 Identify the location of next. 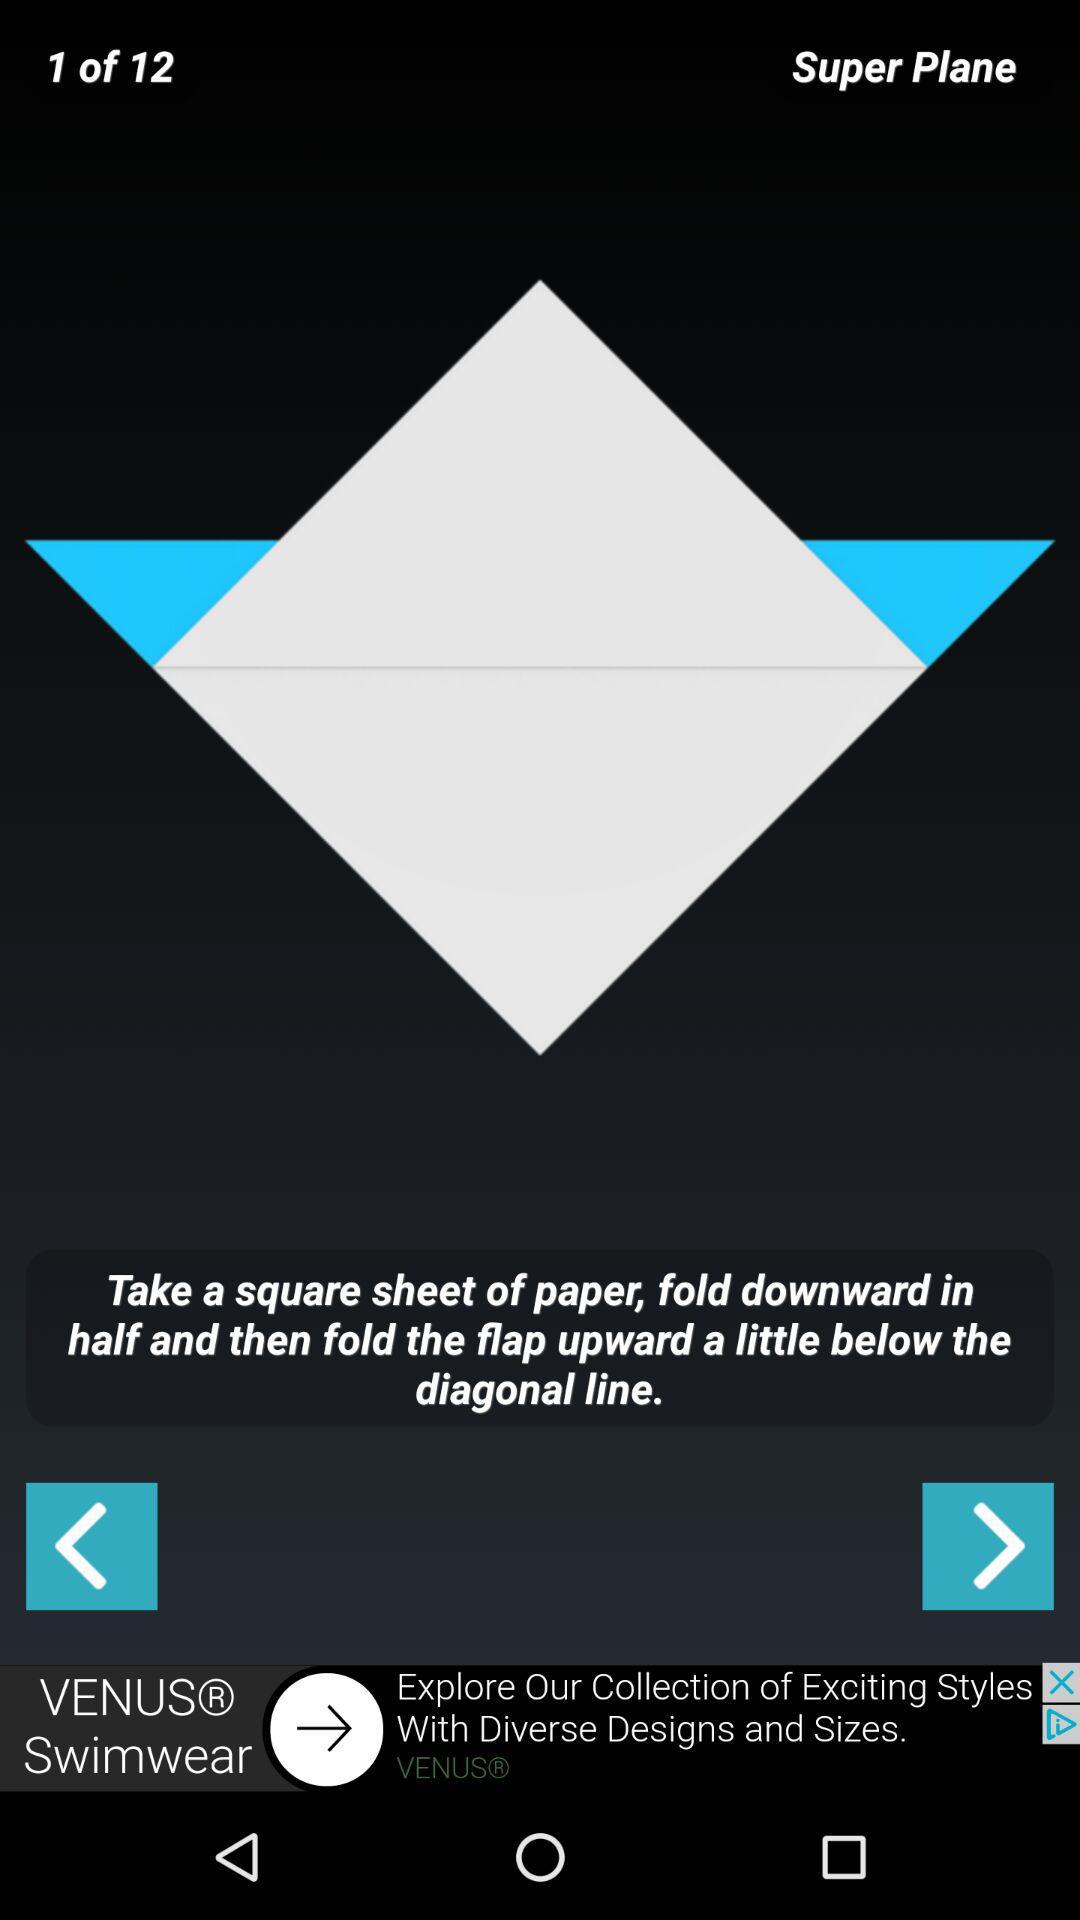
(987, 1545).